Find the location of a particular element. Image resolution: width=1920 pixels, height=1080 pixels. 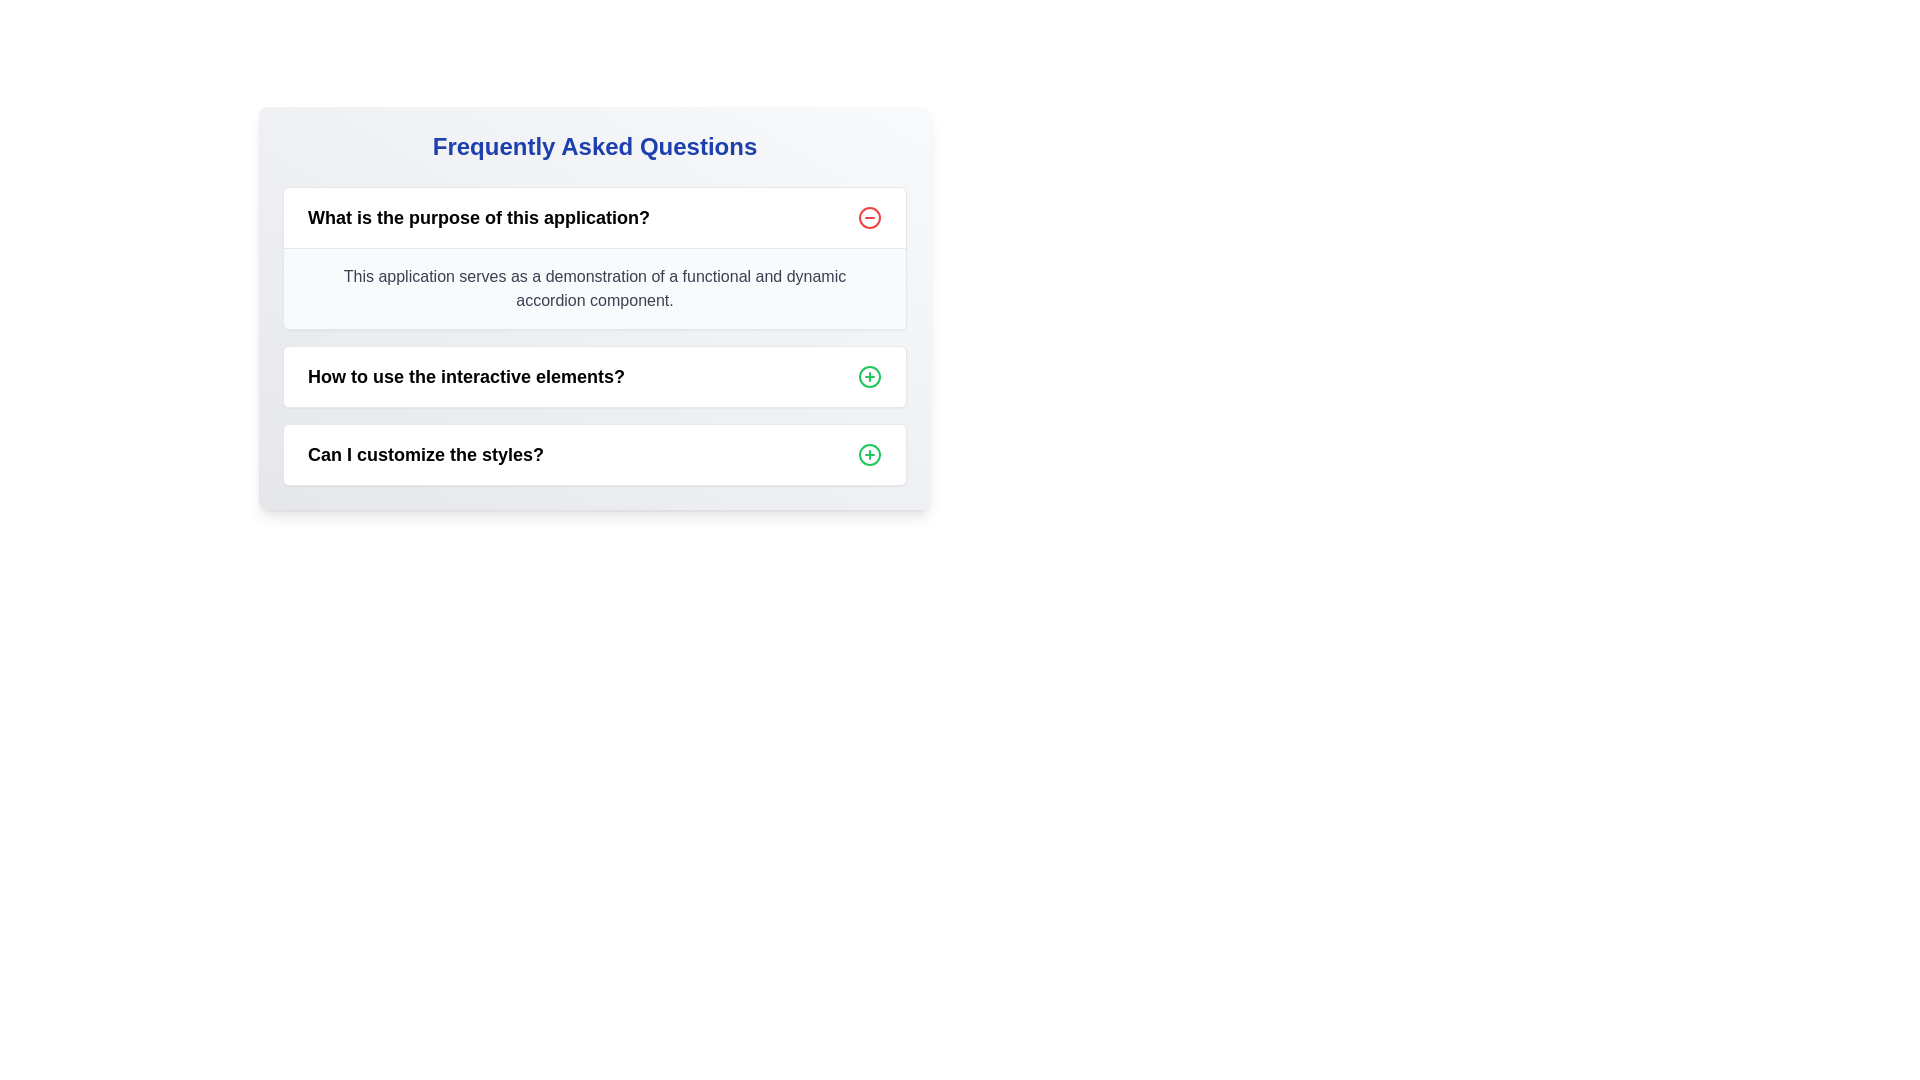

the question title in the Collapsible FAQ Section is located at coordinates (594, 334).